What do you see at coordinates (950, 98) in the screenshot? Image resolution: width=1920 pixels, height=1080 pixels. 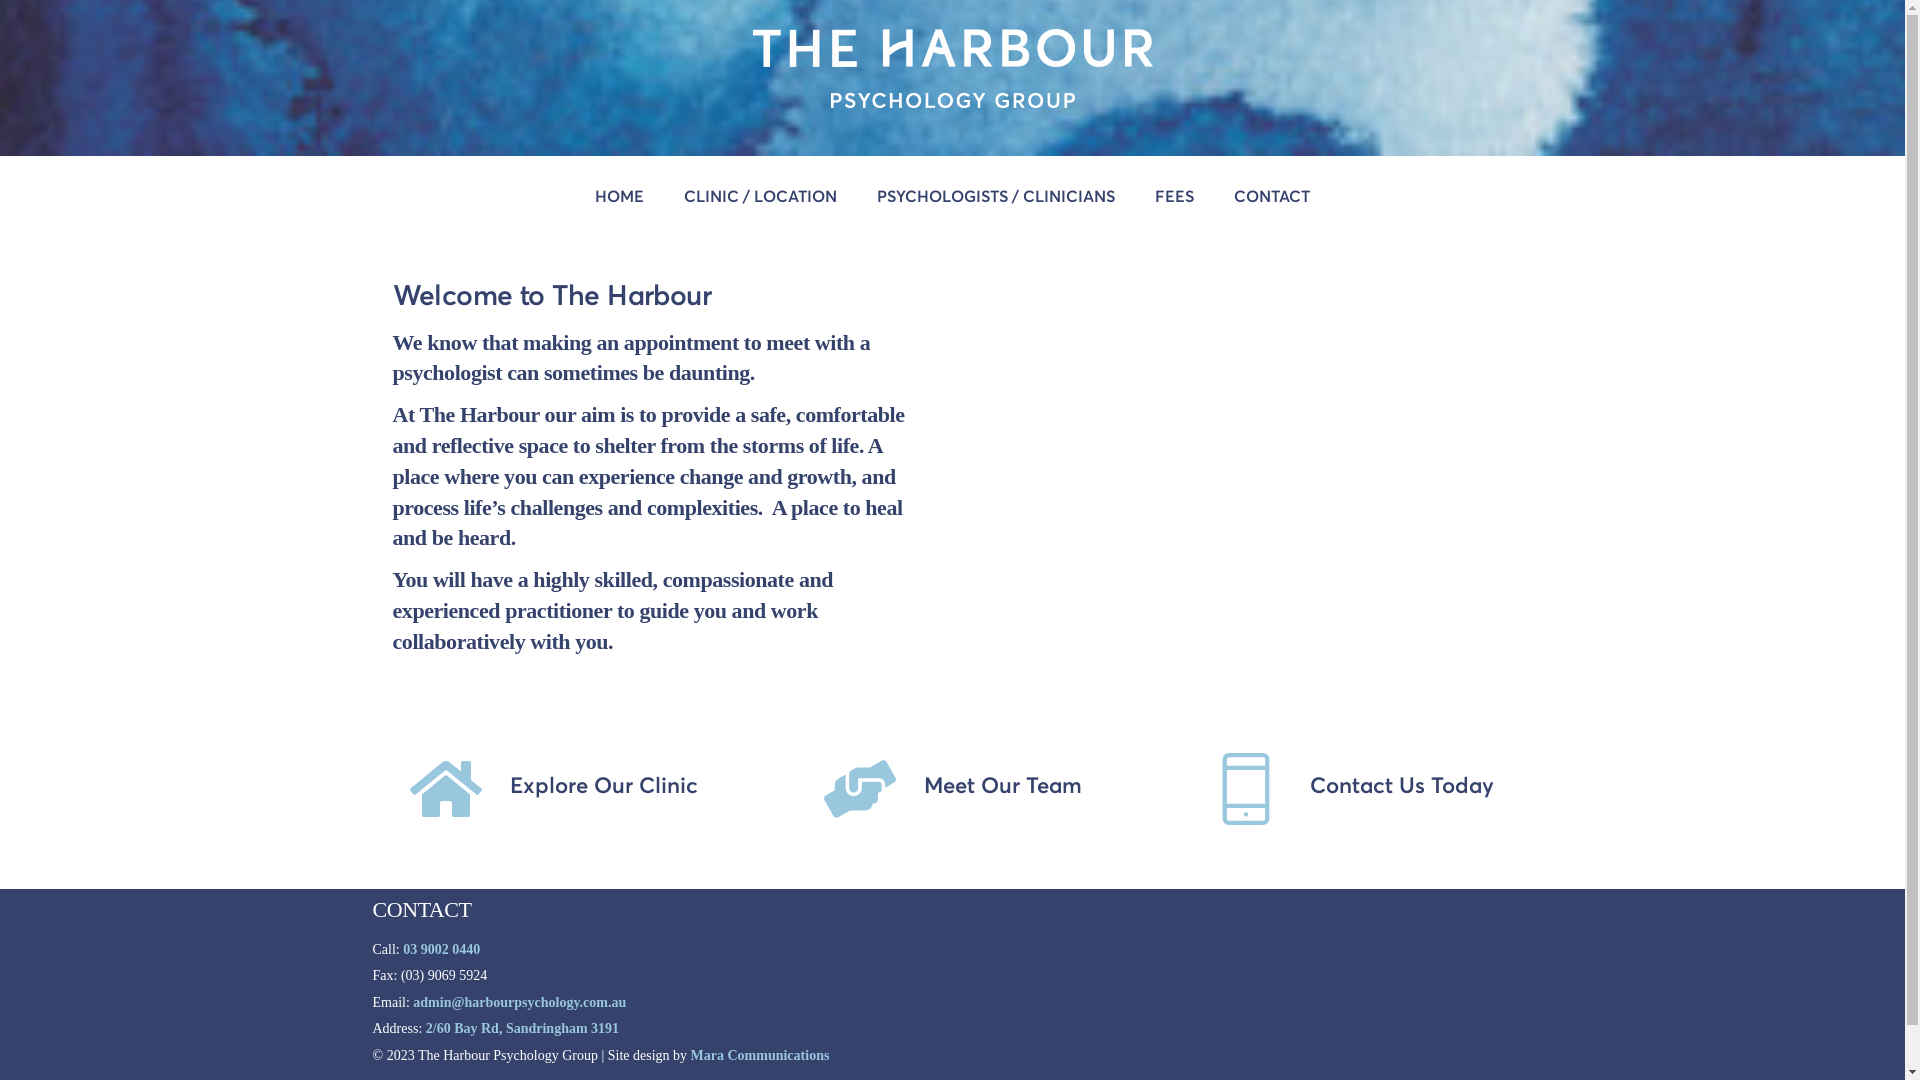 I see `'The Harbour Psychology Group'` at bounding box center [950, 98].